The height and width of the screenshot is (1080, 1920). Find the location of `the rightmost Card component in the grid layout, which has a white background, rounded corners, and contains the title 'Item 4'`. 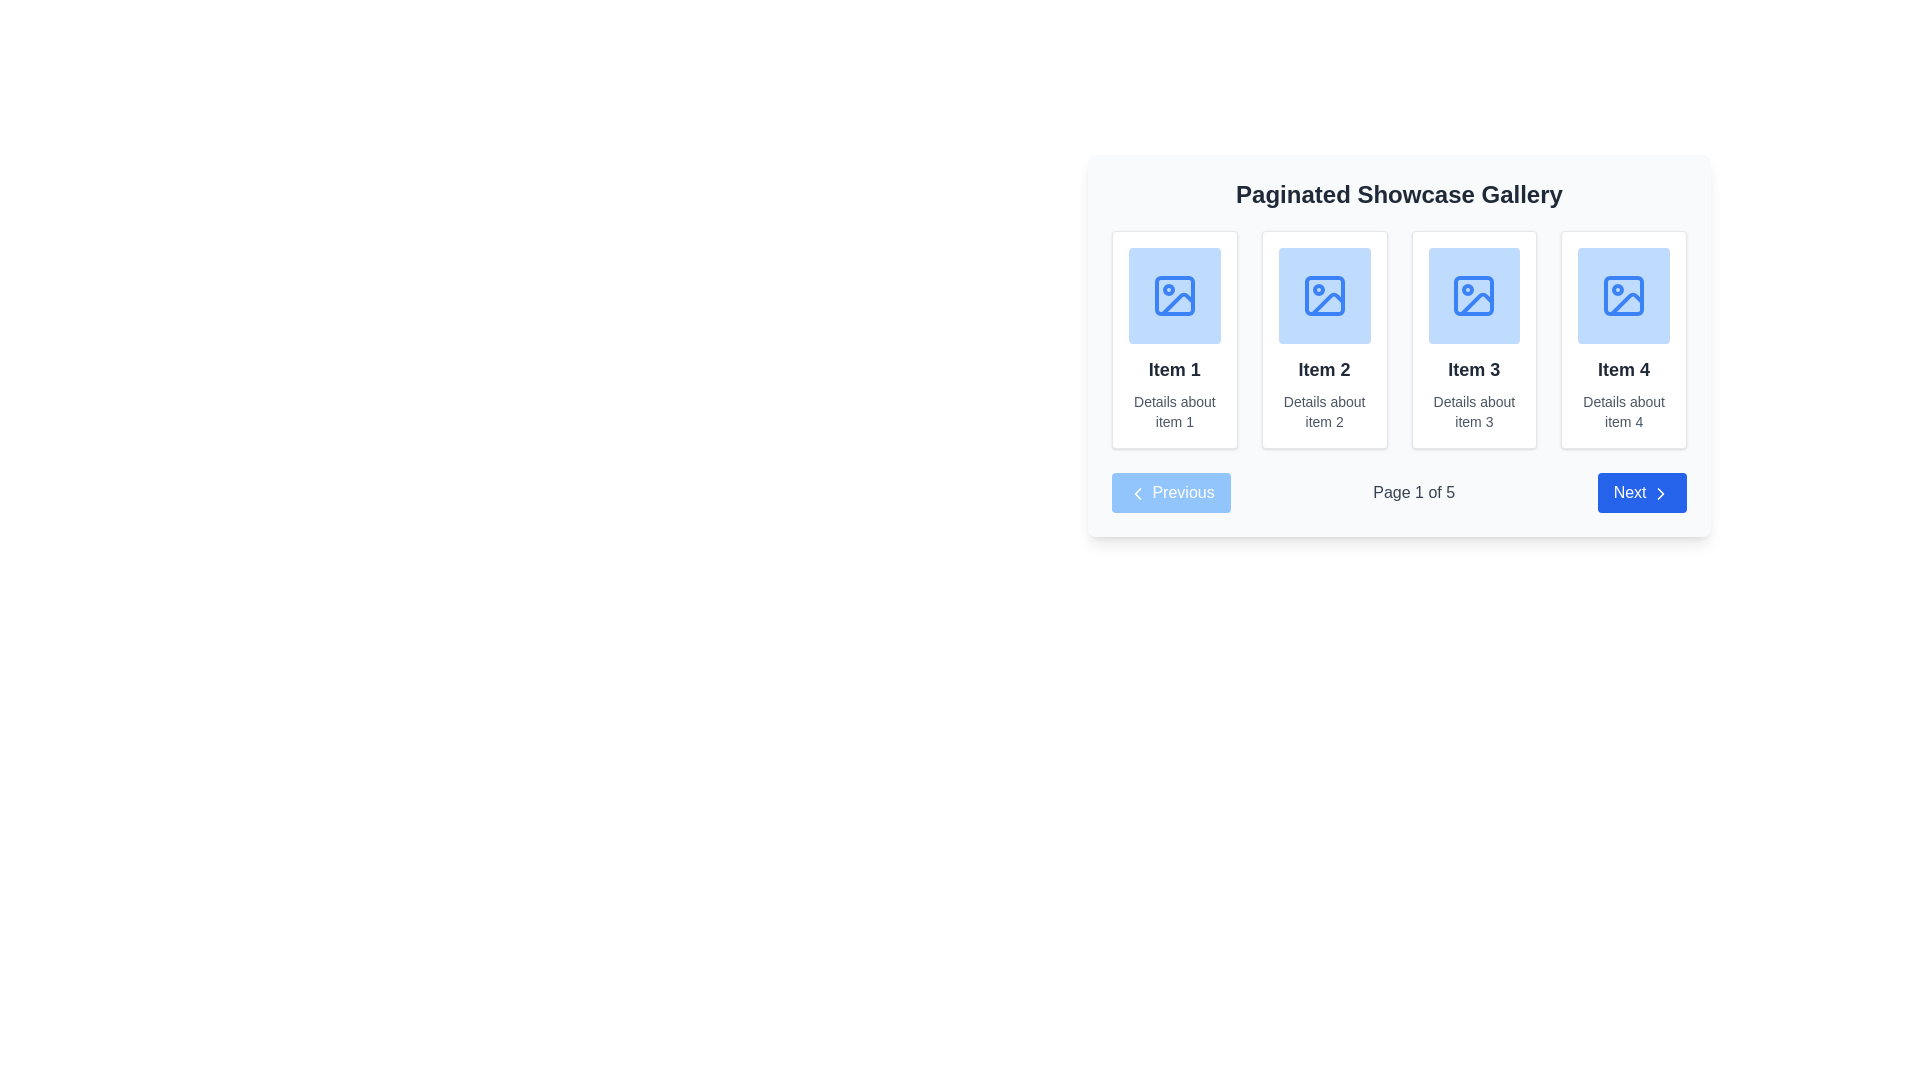

the rightmost Card component in the grid layout, which has a white background, rounded corners, and contains the title 'Item 4' is located at coordinates (1624, 338).